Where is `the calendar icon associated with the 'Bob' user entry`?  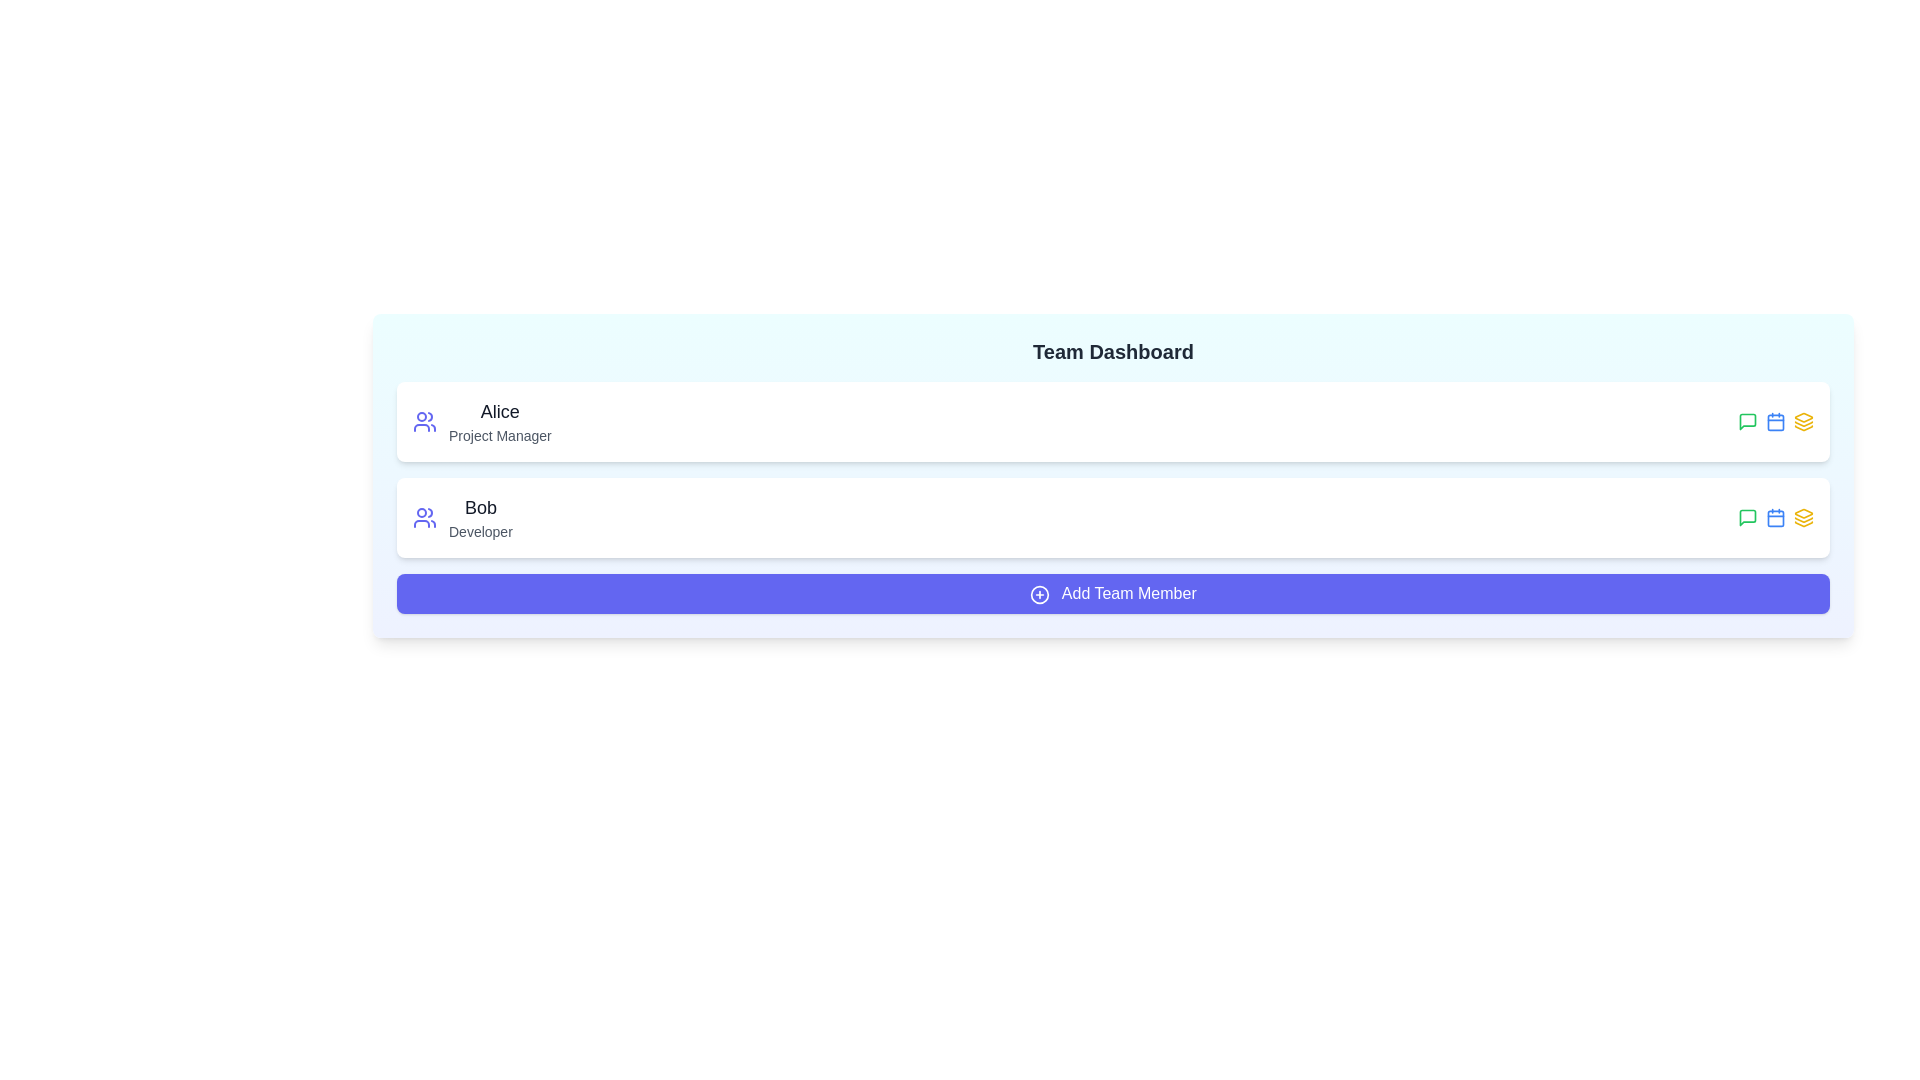 the calendar icon associated with the 'Bob' user entry is located at coordinates (1776, 516).